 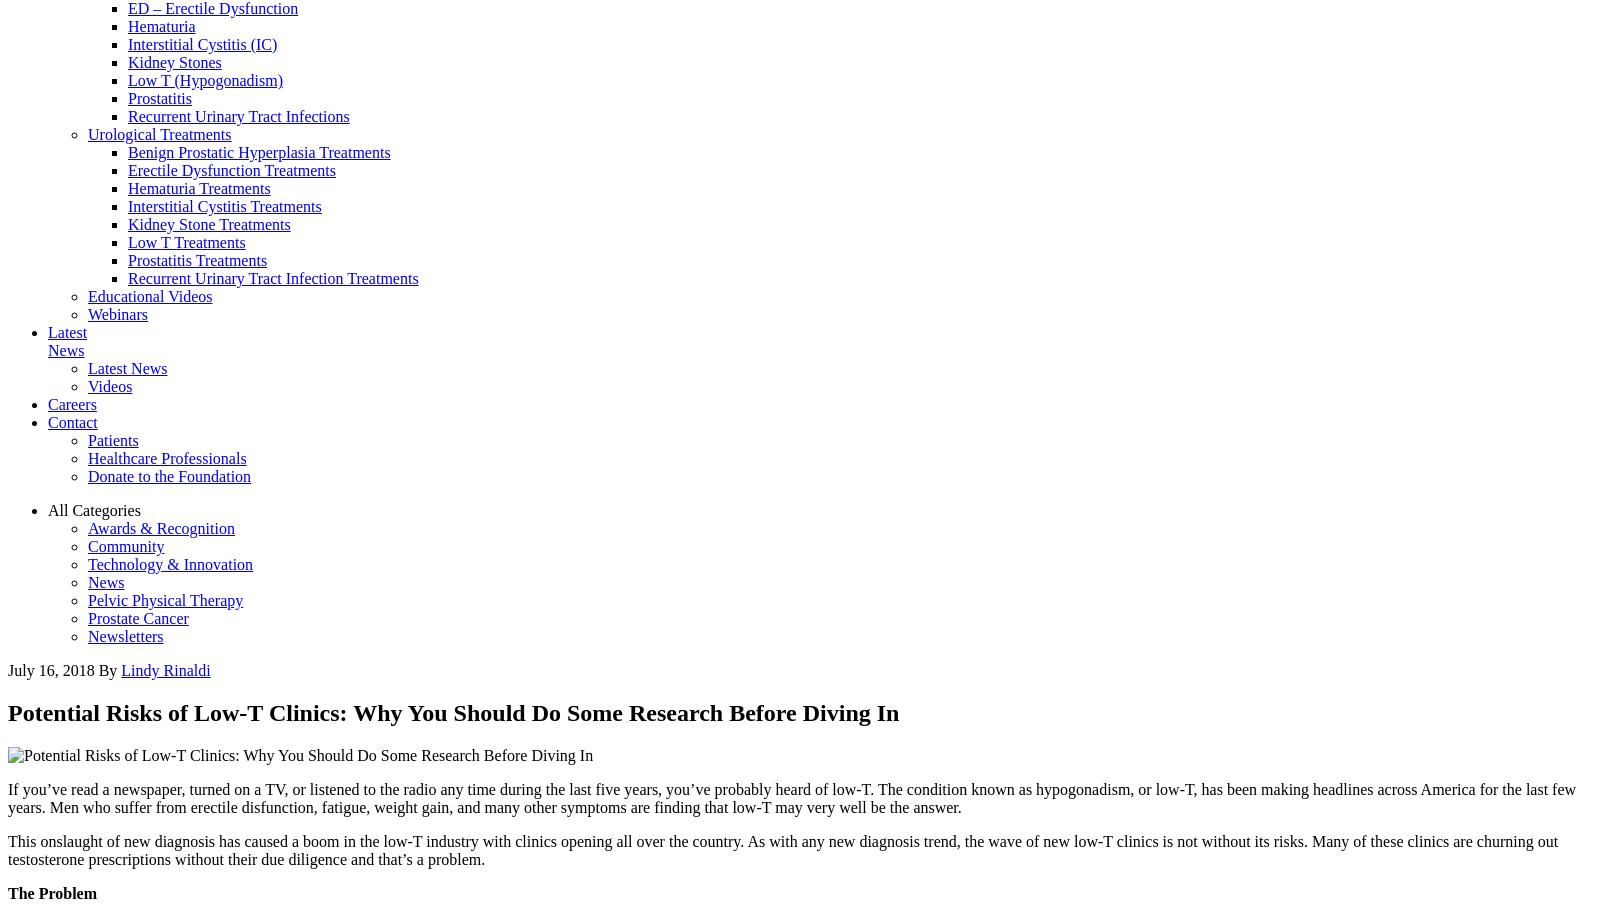 What do you see at coordinates (116, 313) in the screenshot?
I see `'Webinars'` at bounding box center [116, 313].